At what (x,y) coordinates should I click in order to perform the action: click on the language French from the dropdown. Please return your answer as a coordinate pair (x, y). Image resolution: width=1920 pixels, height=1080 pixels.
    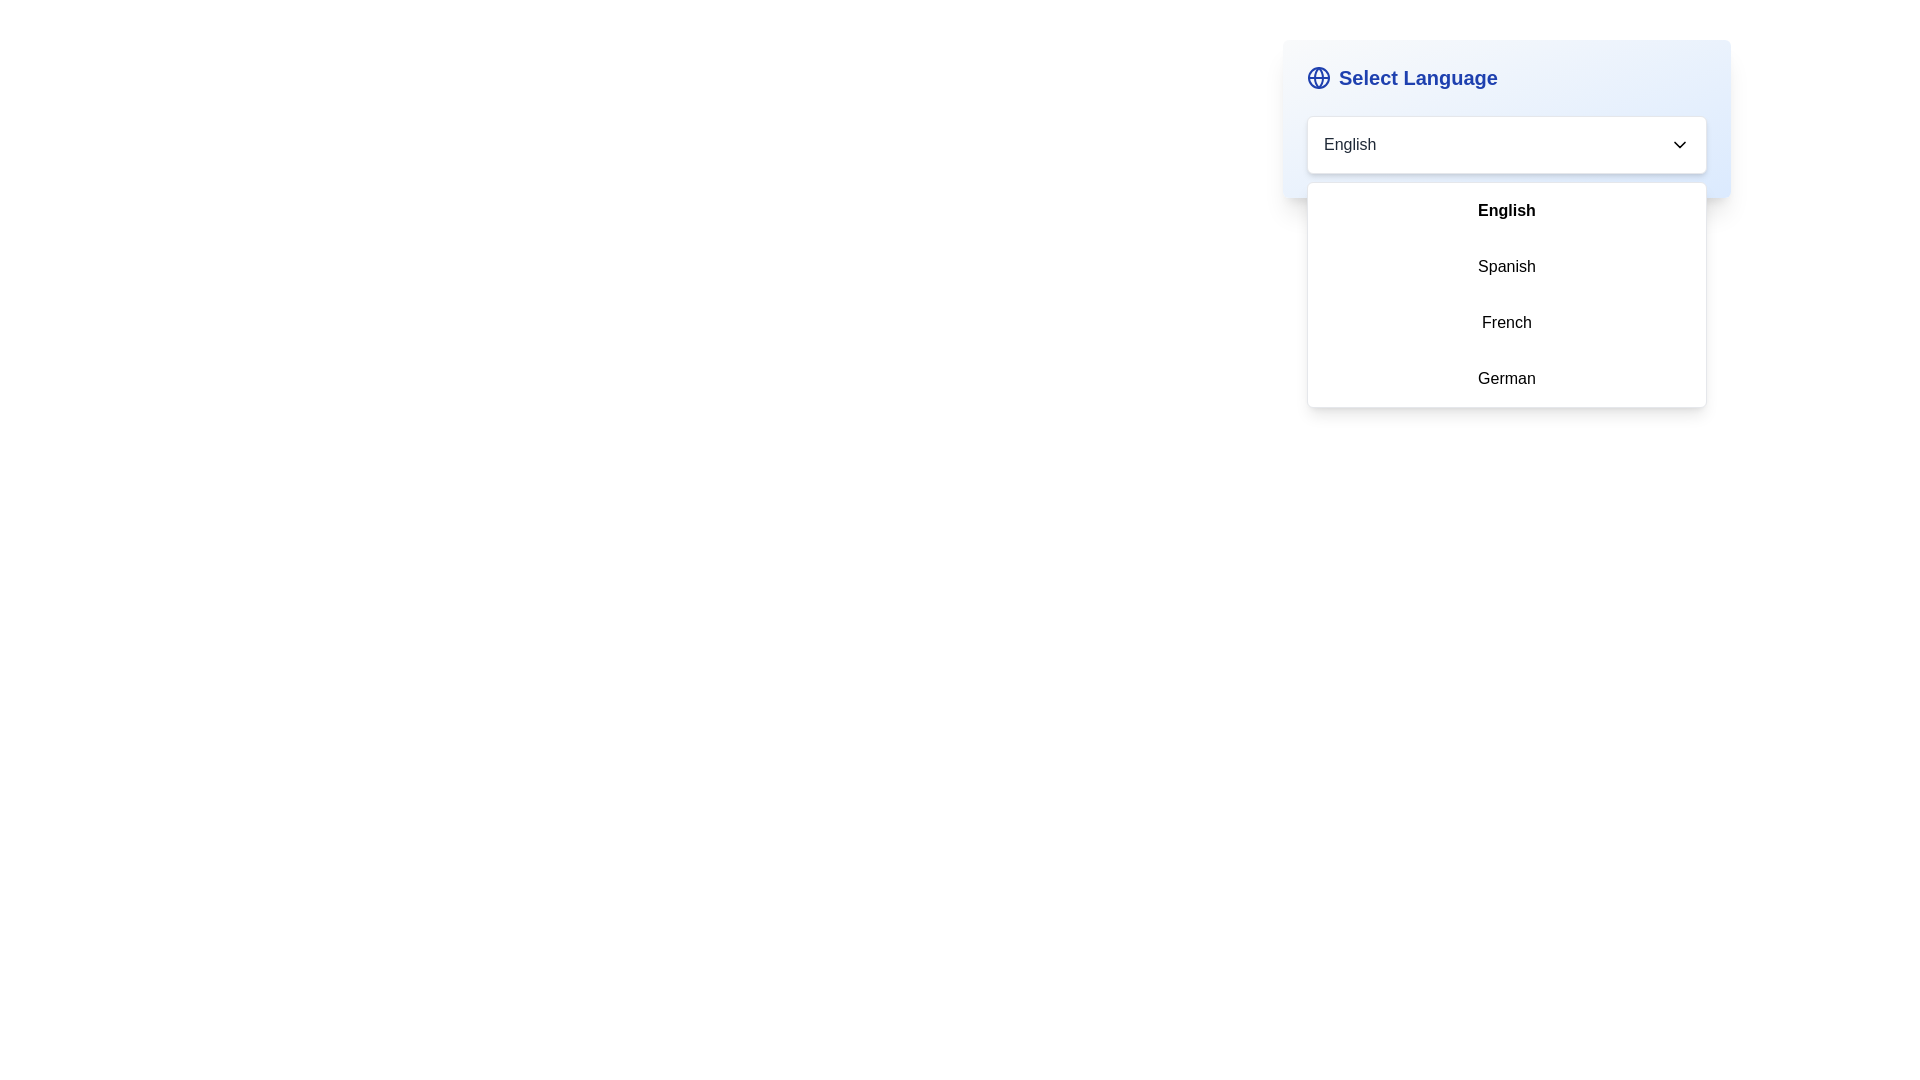
    Looking at the image, I should click on (1507, 322).